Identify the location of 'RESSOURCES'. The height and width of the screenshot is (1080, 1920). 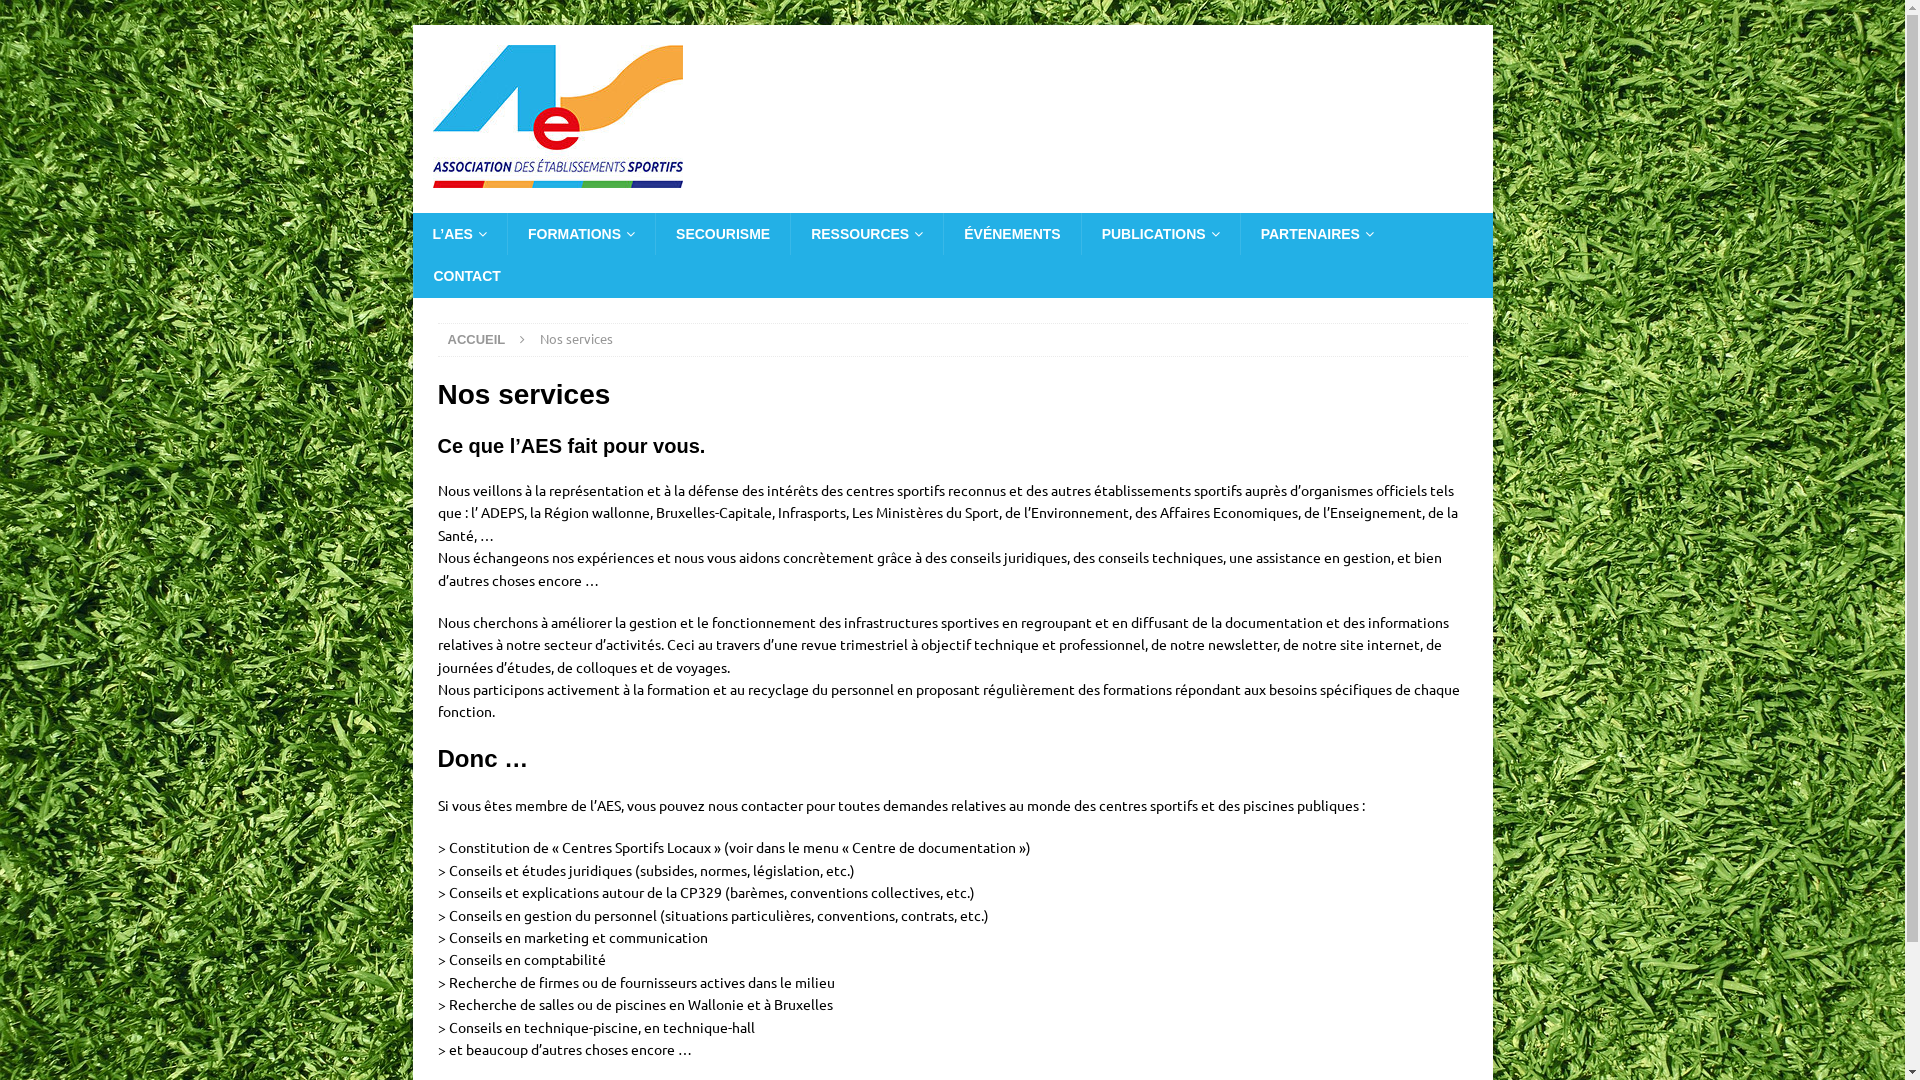
(866, 233).